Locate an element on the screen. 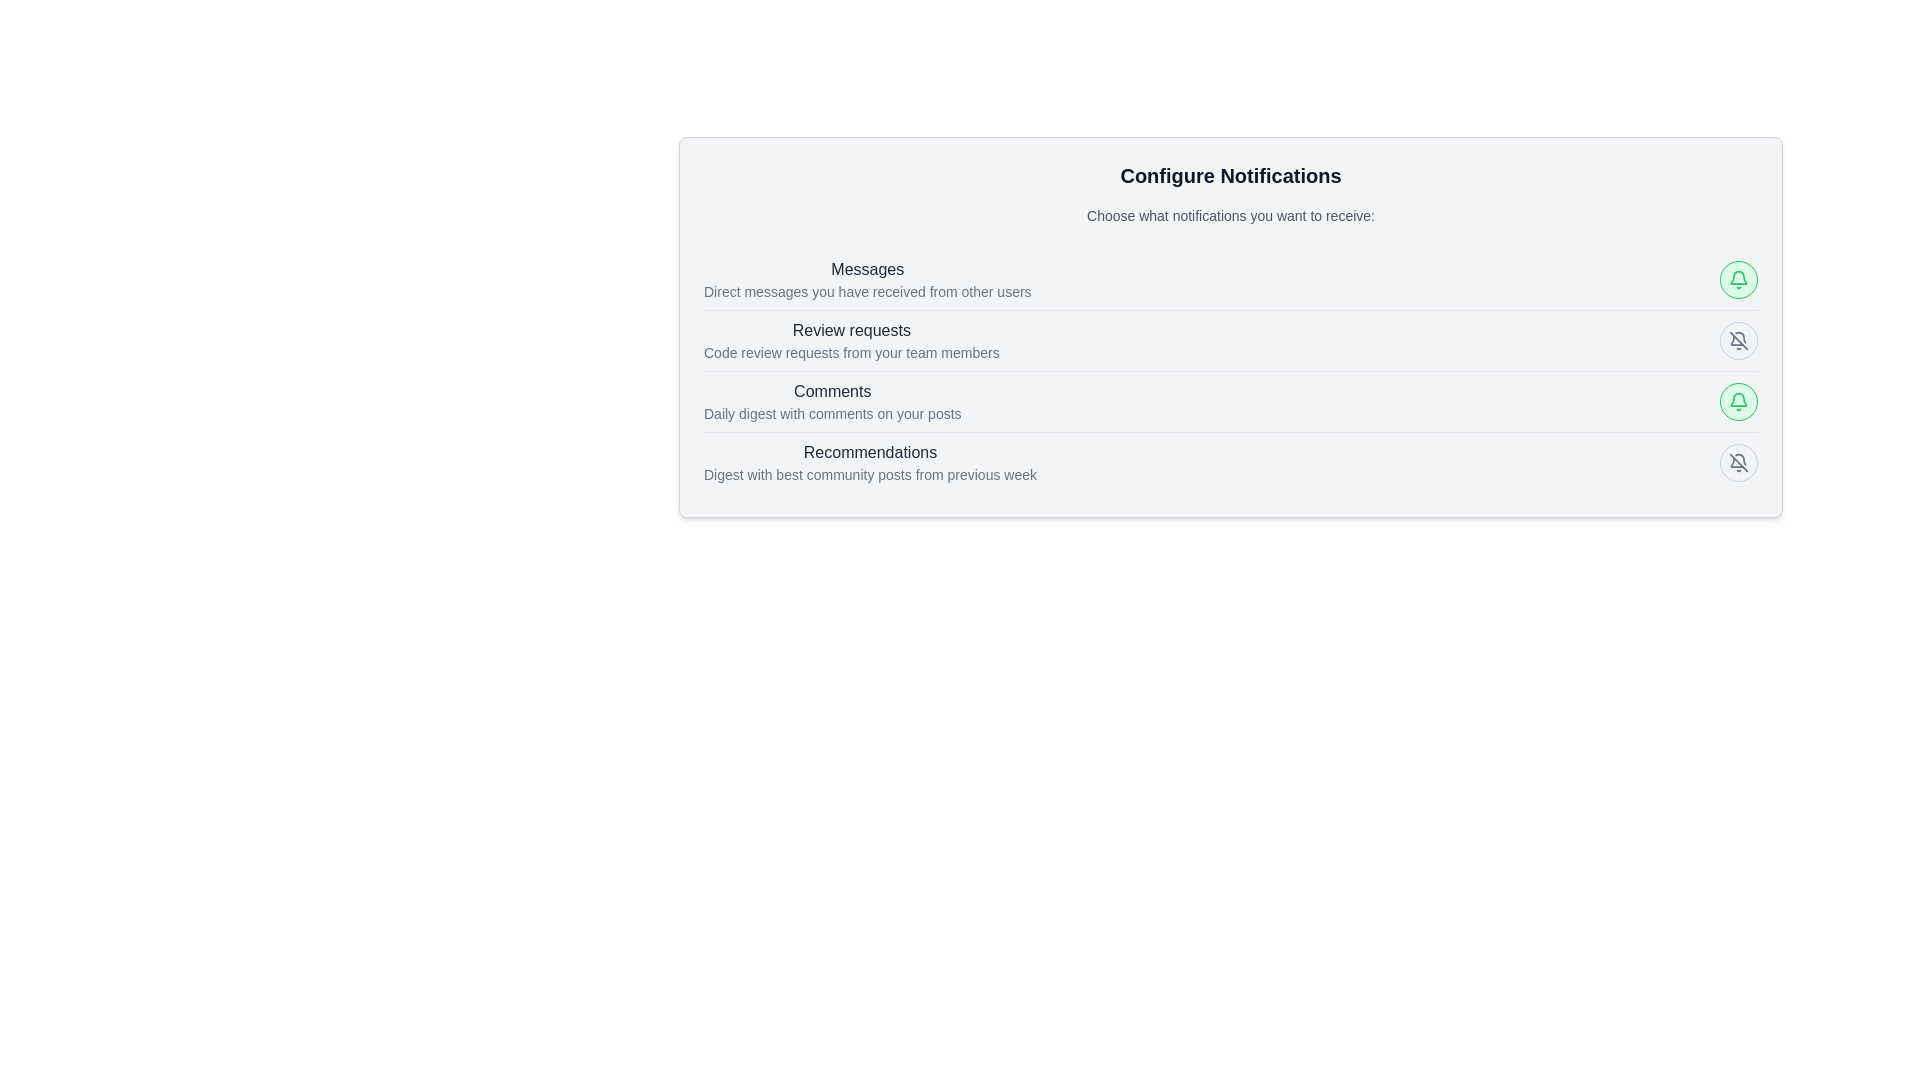  the text label that contains 'Daily digest with comments on your posts', which is styled in gray and located directly below the 'Comments' heading is located at coordinates (832, 412).